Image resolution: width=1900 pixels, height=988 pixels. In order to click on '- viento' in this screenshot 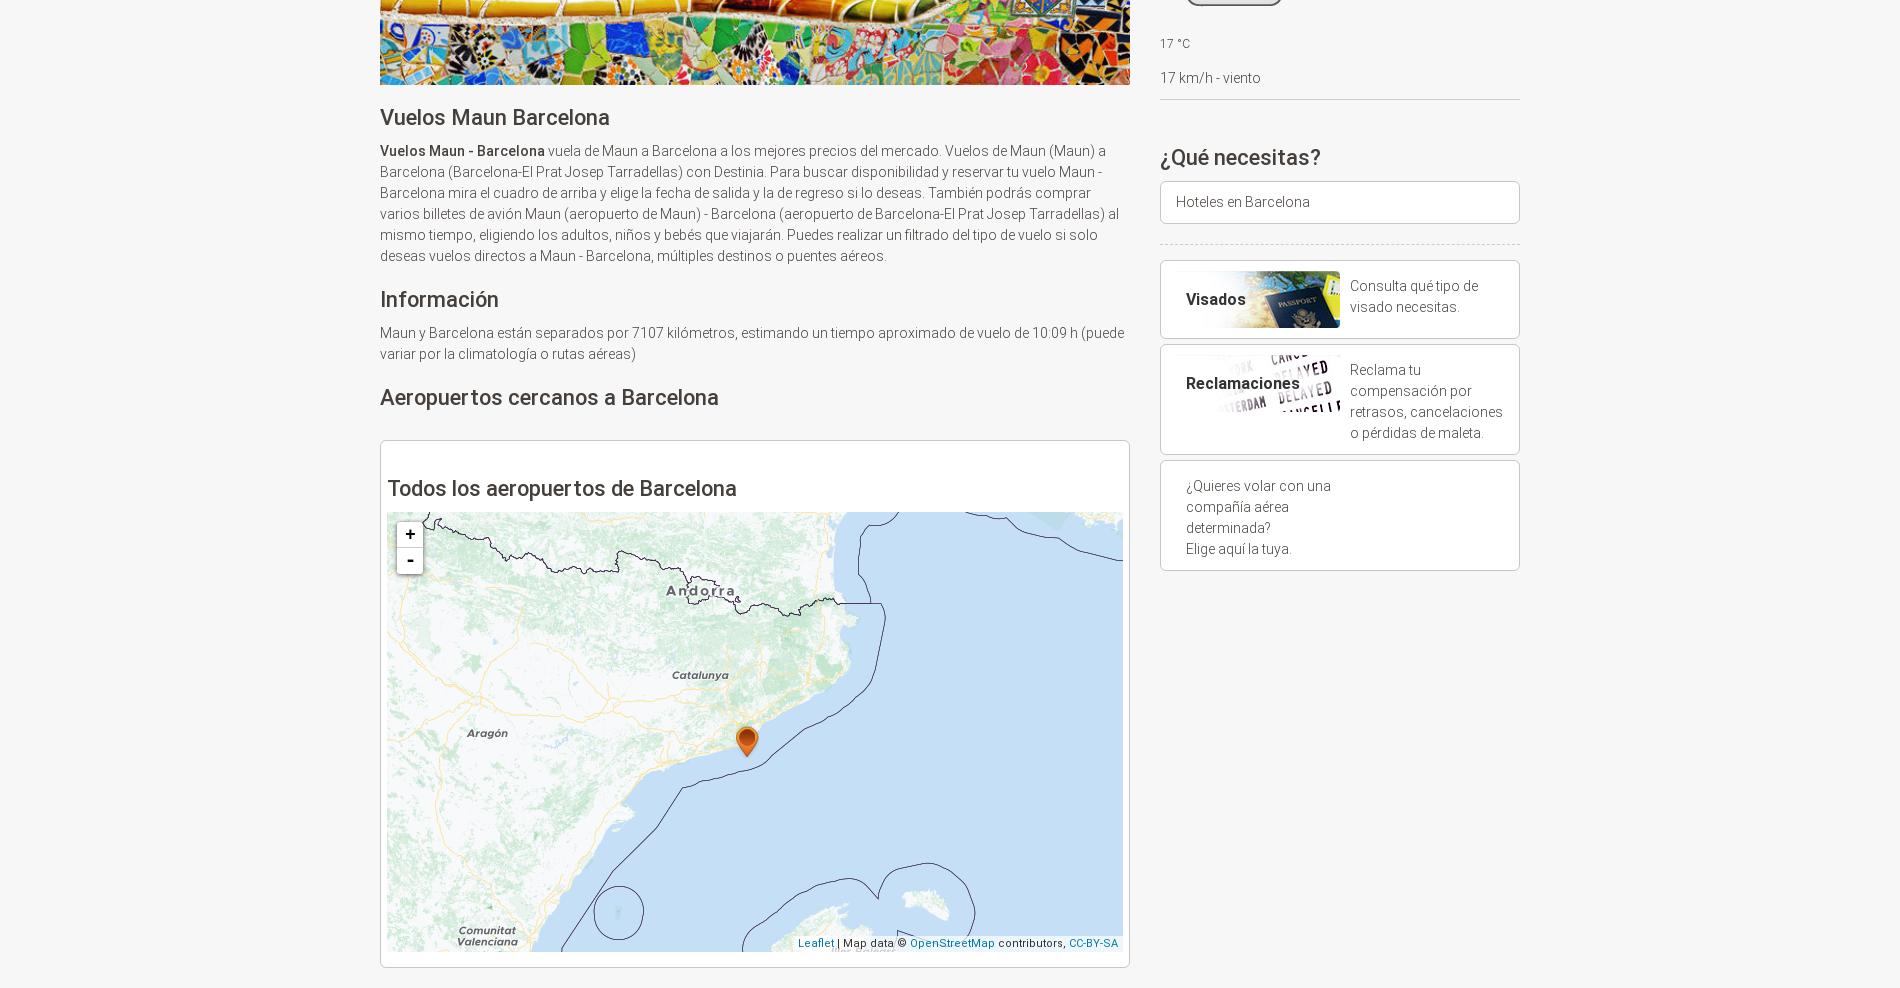, I will do `click(1236, 76)`.